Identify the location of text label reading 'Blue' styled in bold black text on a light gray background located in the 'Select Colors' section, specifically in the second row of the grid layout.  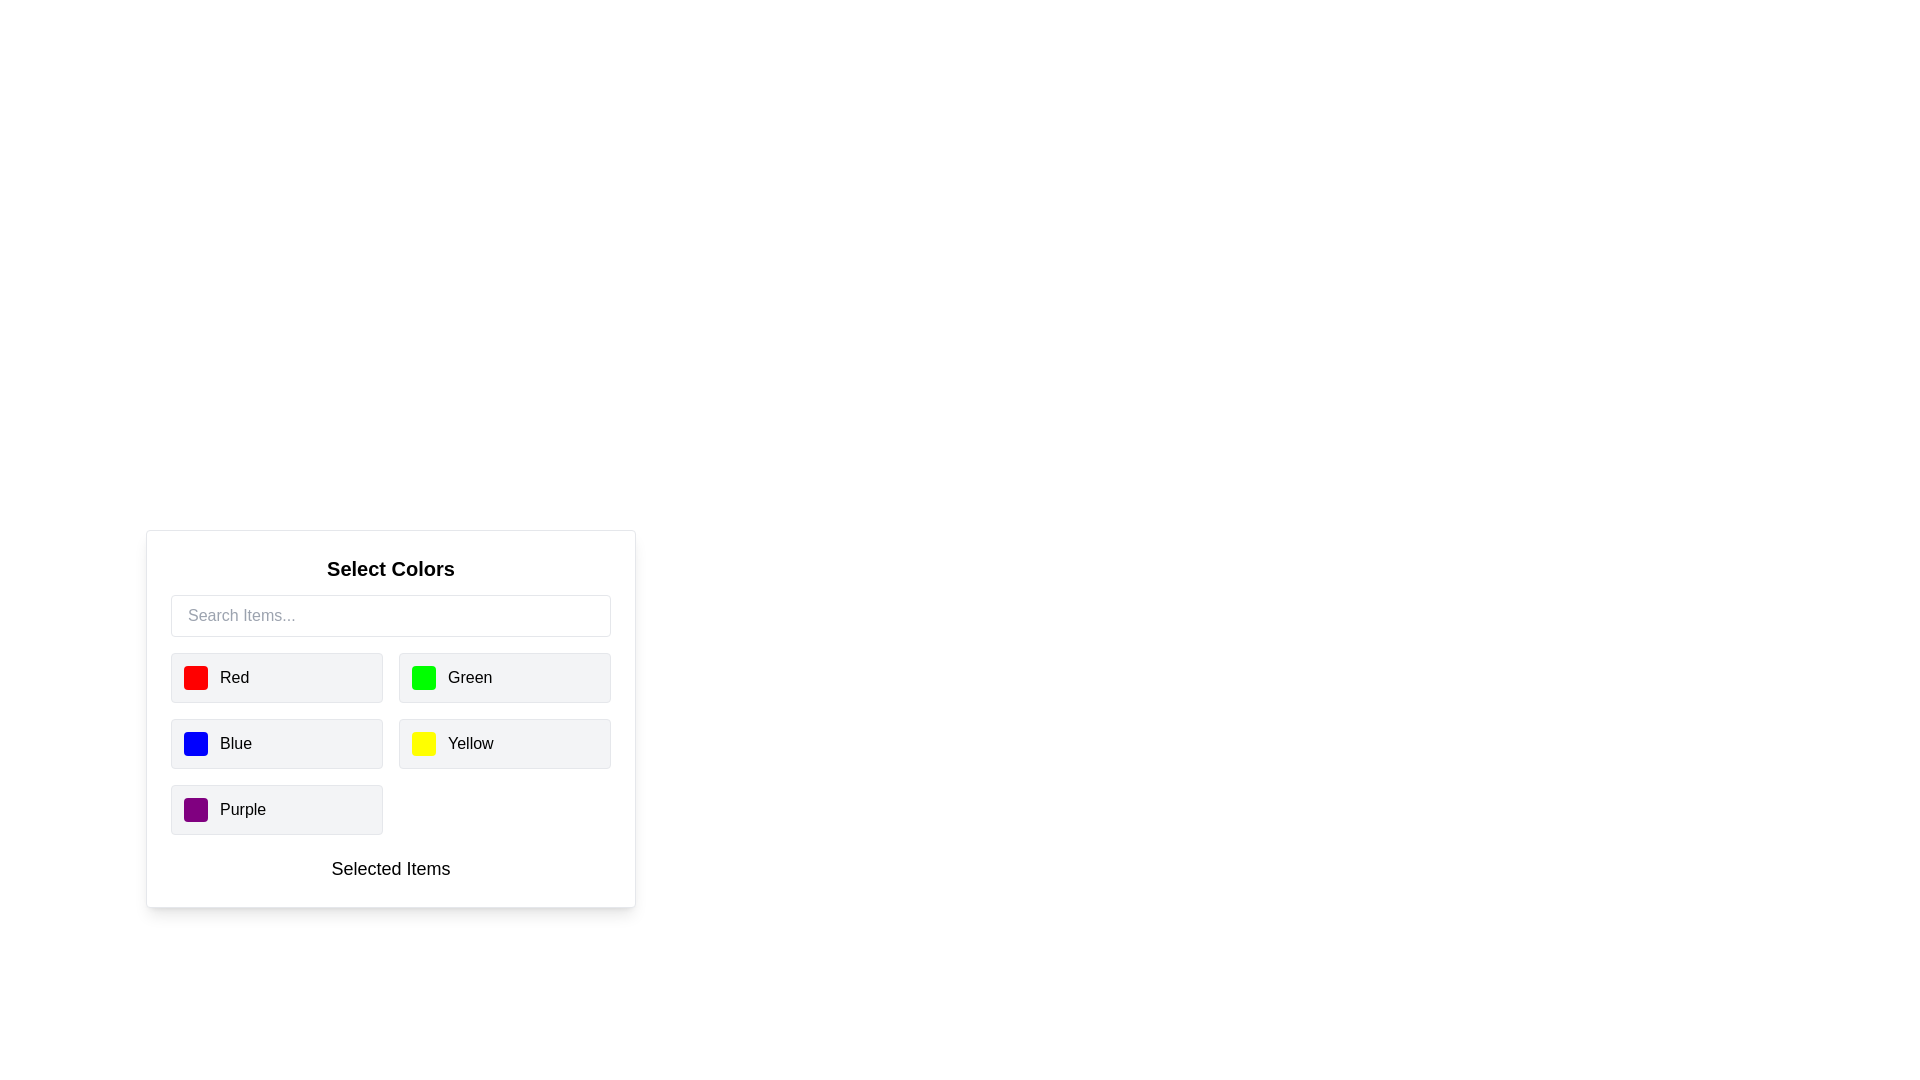
(235, 744).